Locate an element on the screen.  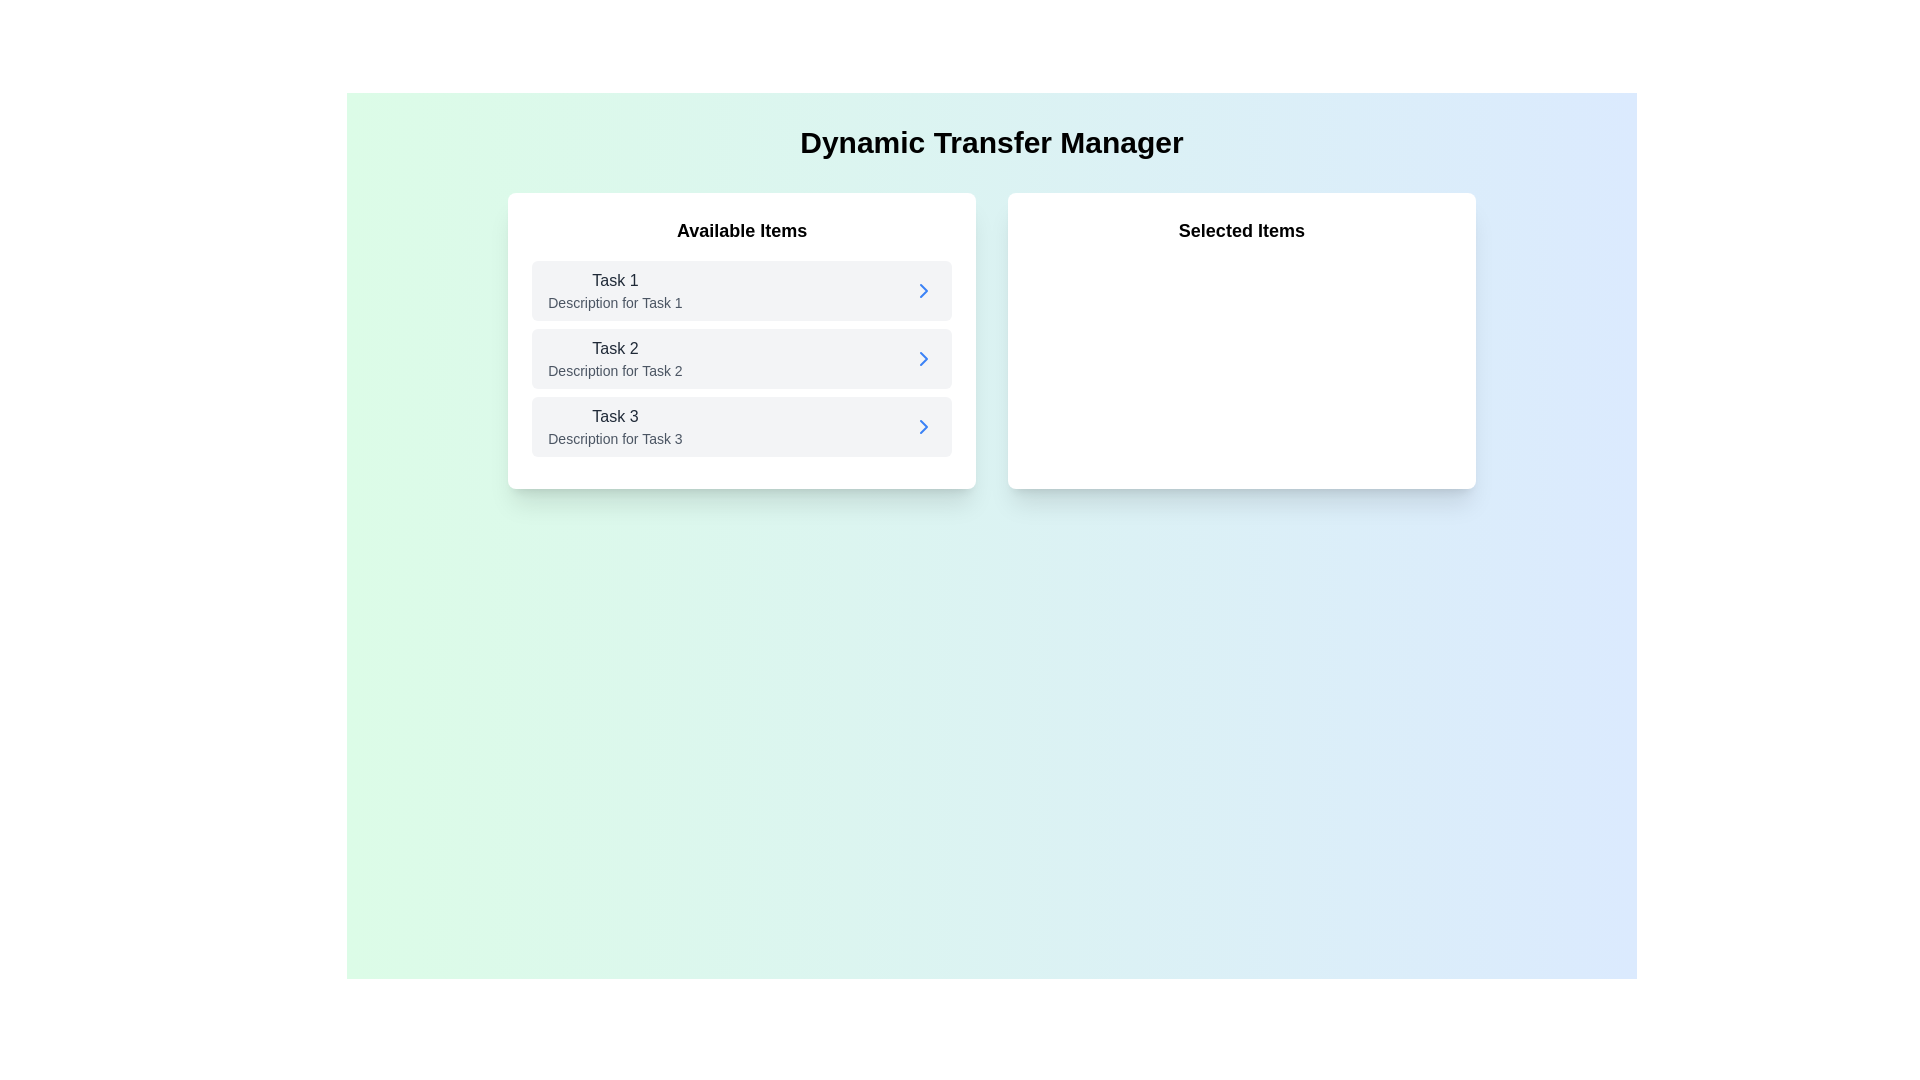
the non-interactive Text label that provides details about 'Task 2', positioned below the 'Task 2' title in the 'Available Items' section is located at coordinates (614, 370).